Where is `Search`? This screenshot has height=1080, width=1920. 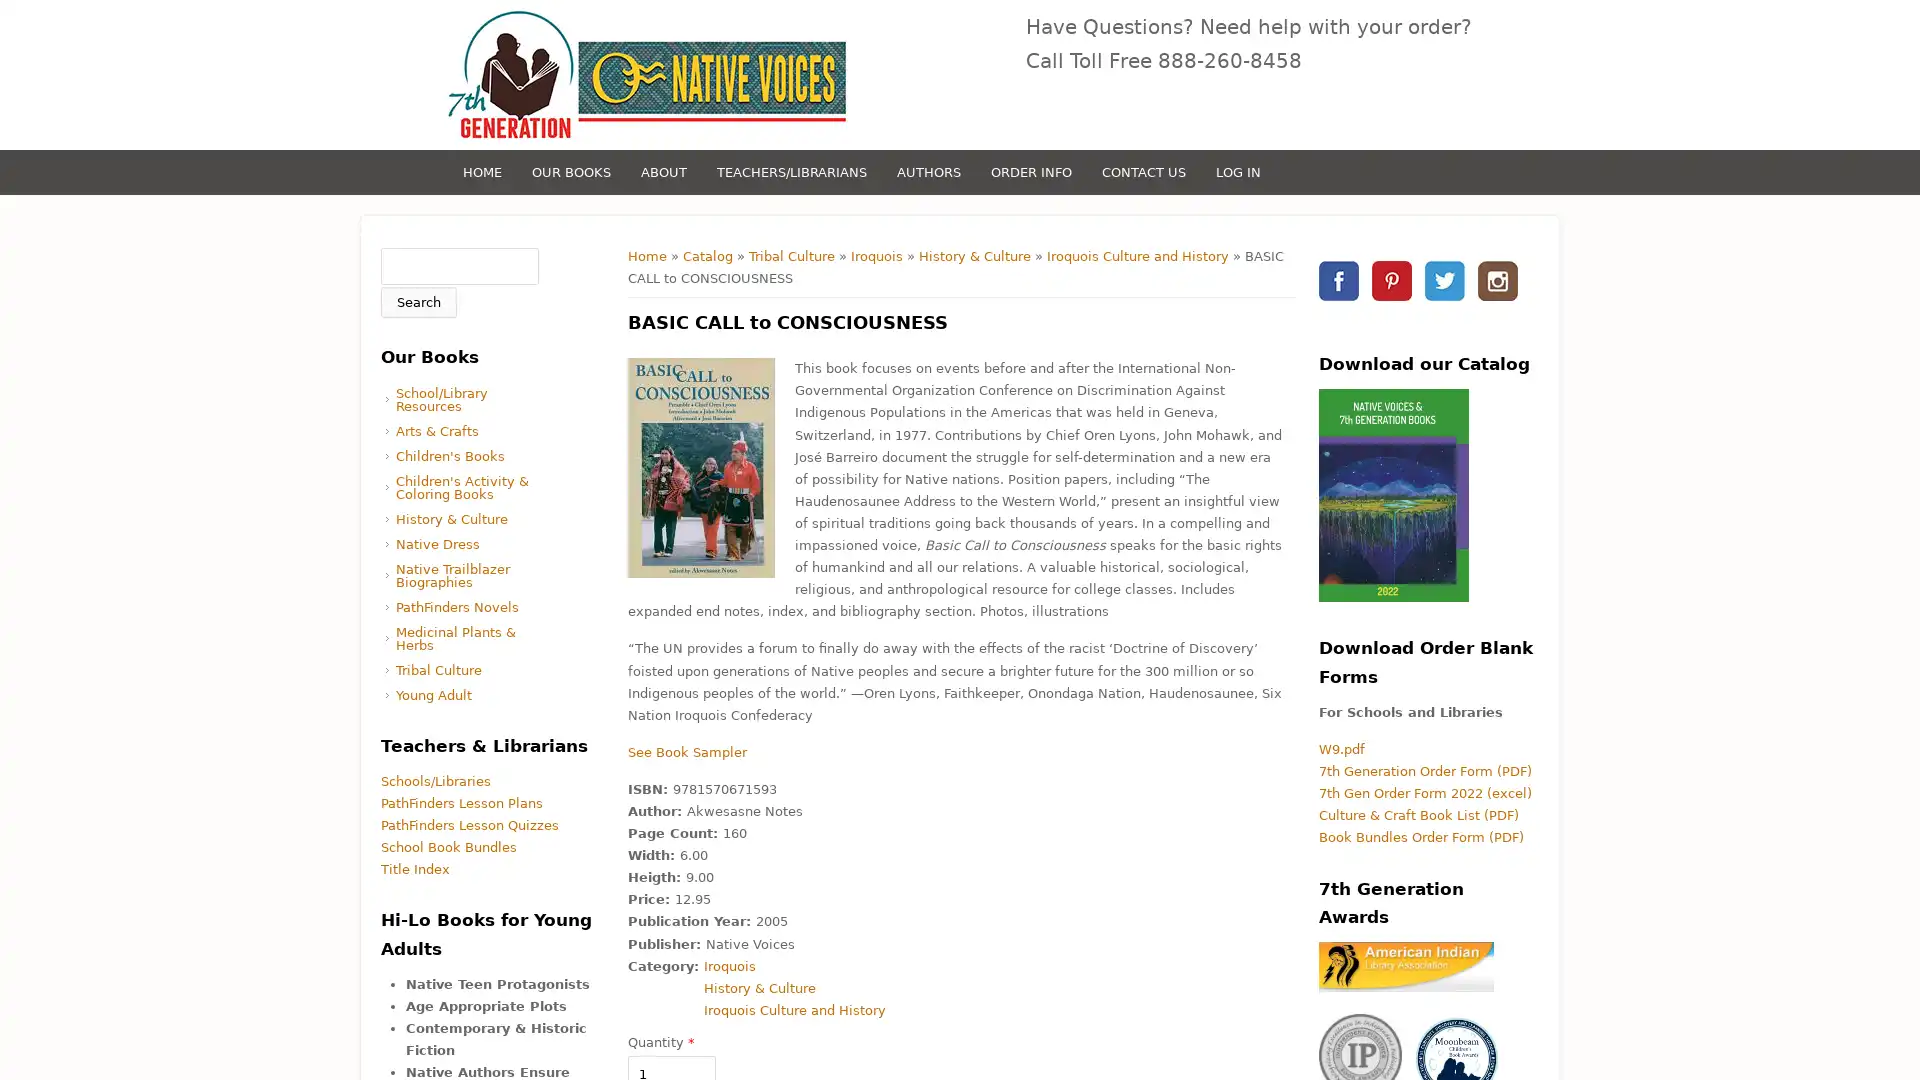
Search is located at coordinates (417, 302).